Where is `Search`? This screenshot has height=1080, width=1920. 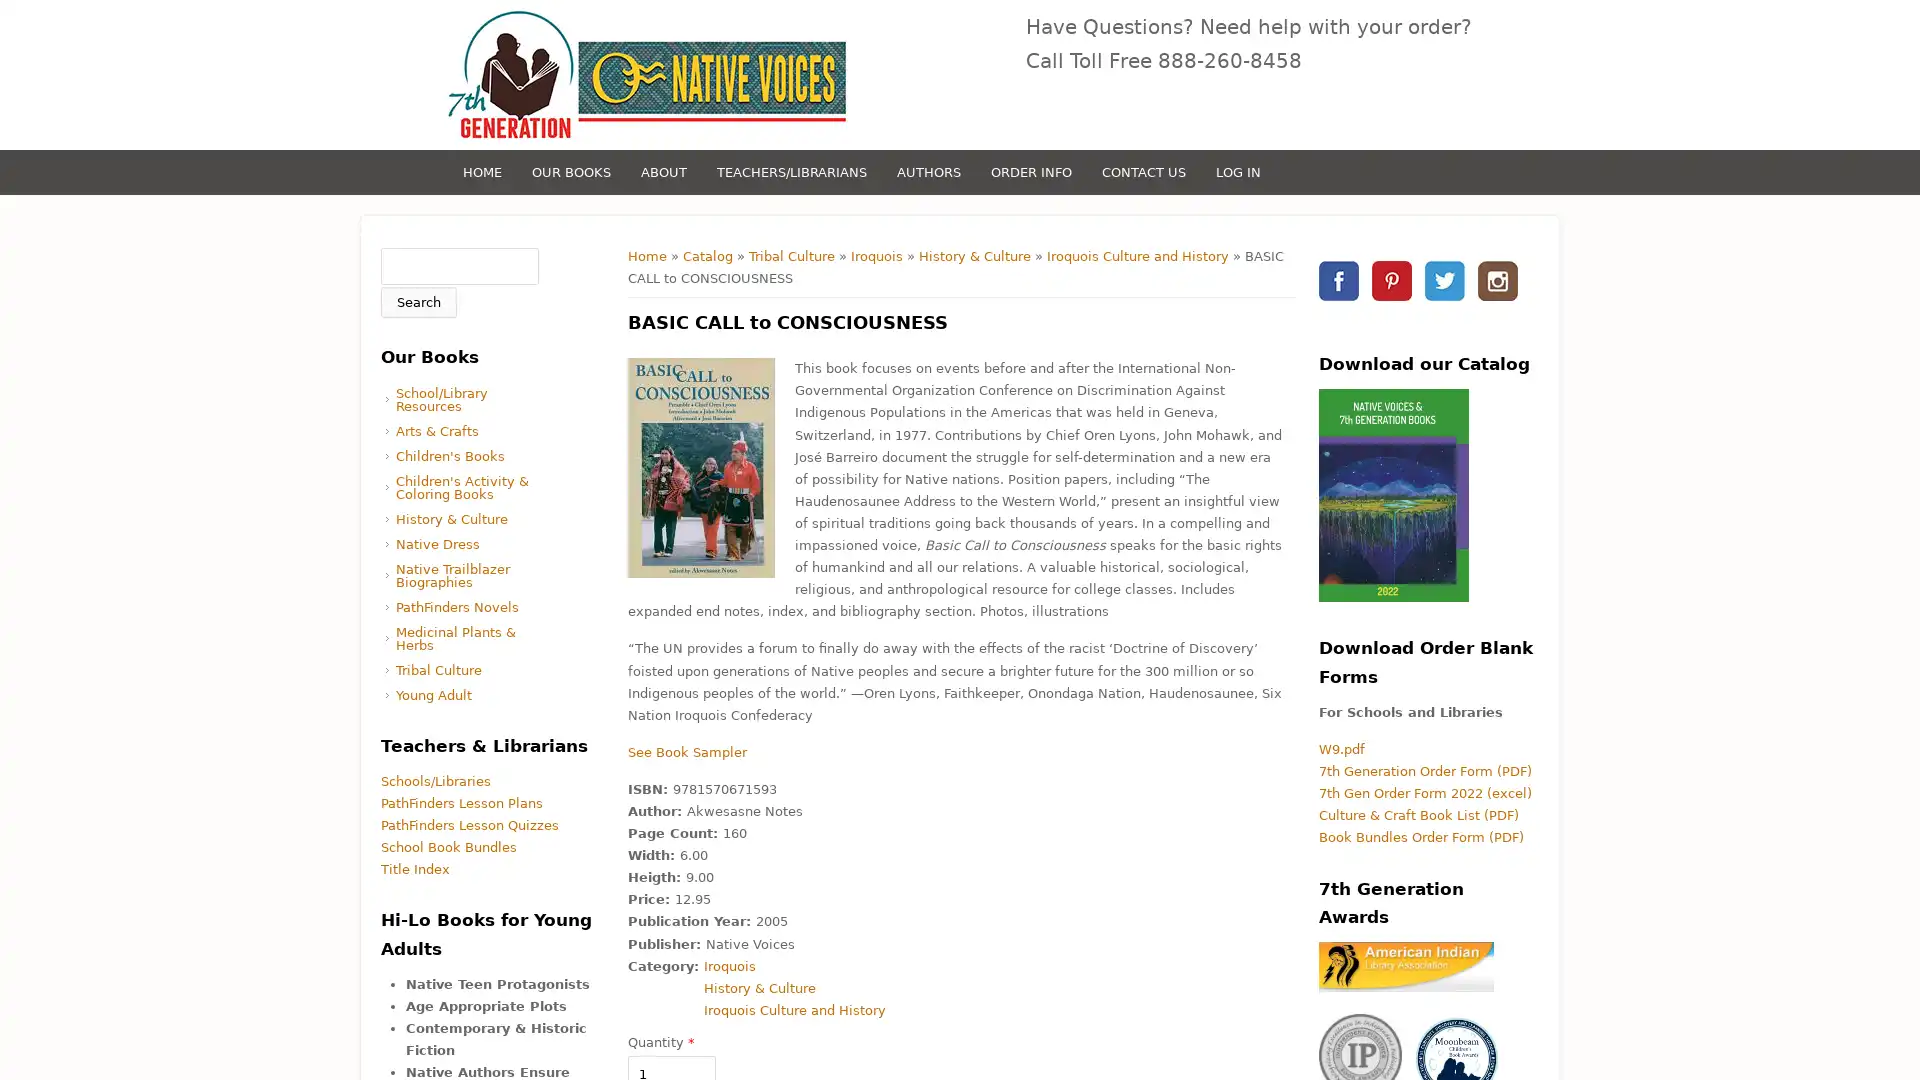
Search is located at coordinates (417, 302).